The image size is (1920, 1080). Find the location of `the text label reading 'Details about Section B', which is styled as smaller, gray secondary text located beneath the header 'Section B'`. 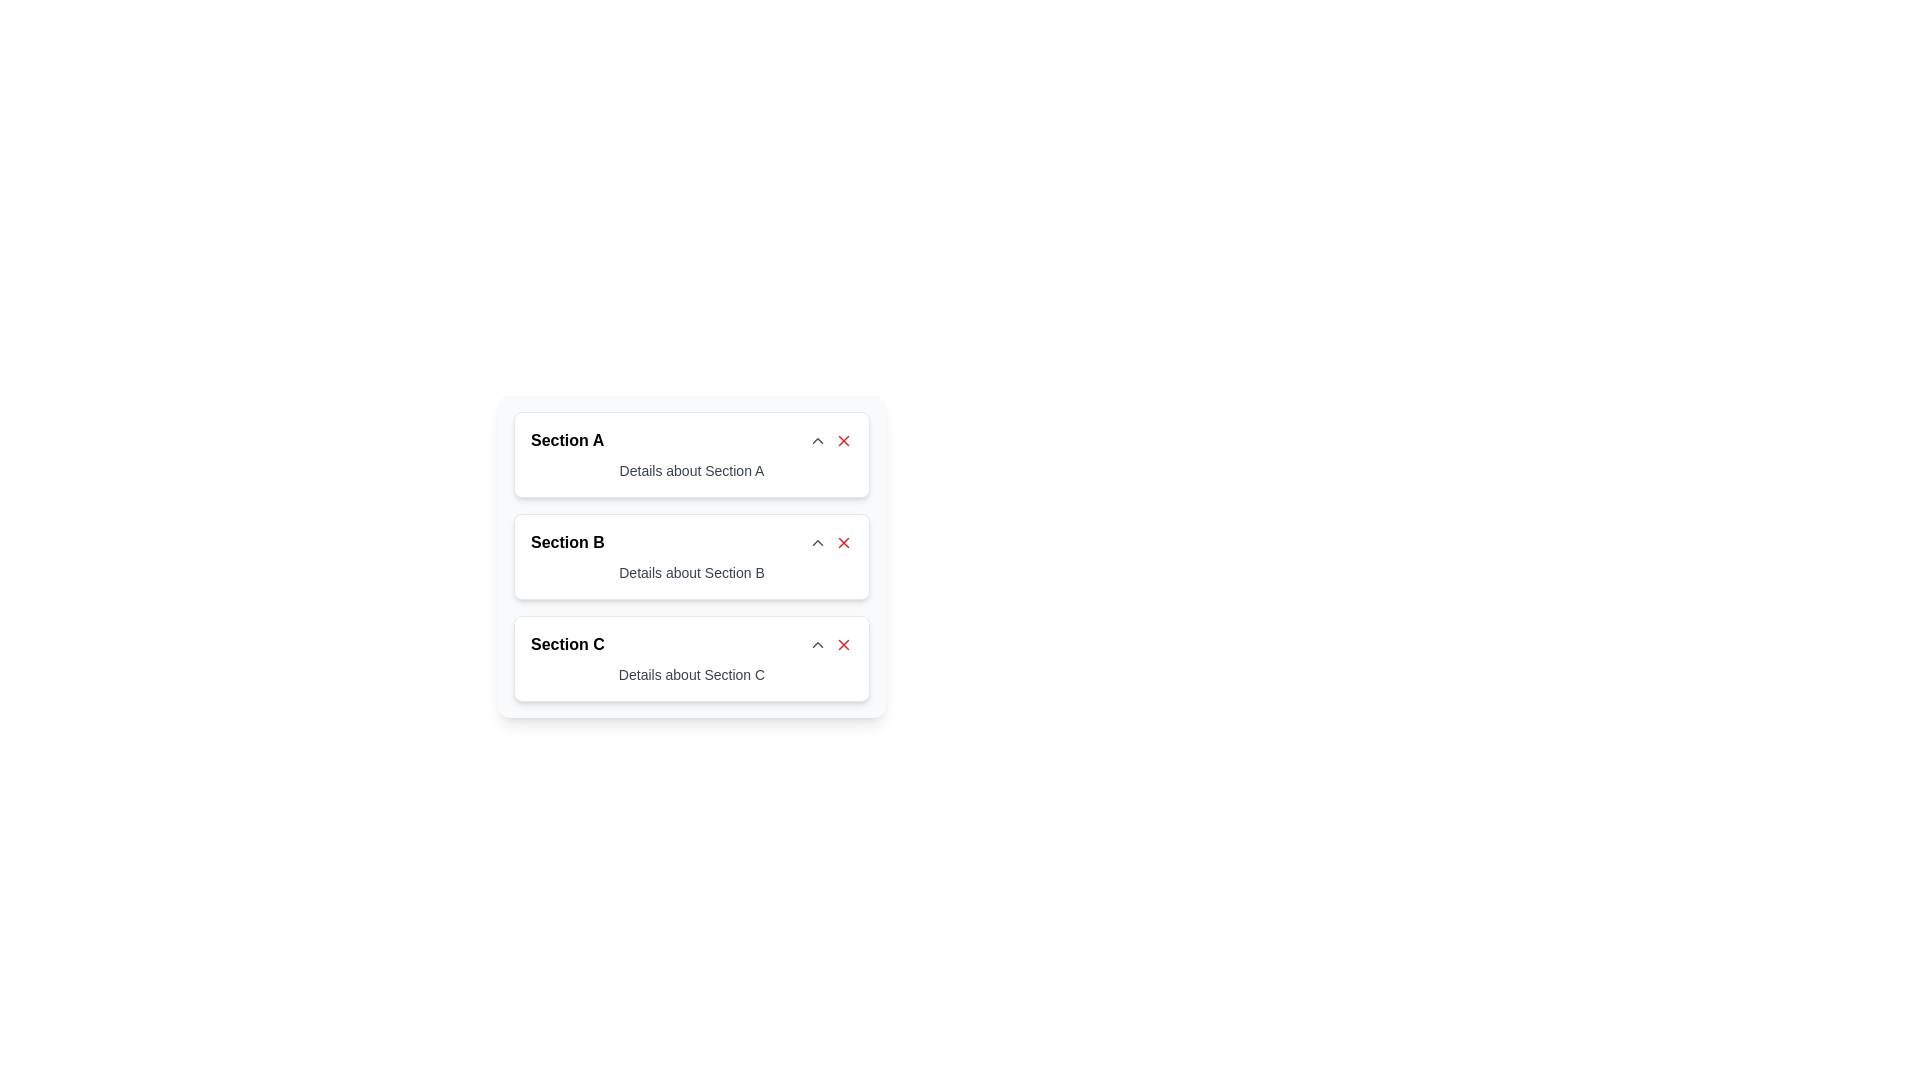

the text label reading 'Details about Section B', which is styled as smaller, gray secondary text located beneath the header 'Section B' is located at coordinates (691, 573).